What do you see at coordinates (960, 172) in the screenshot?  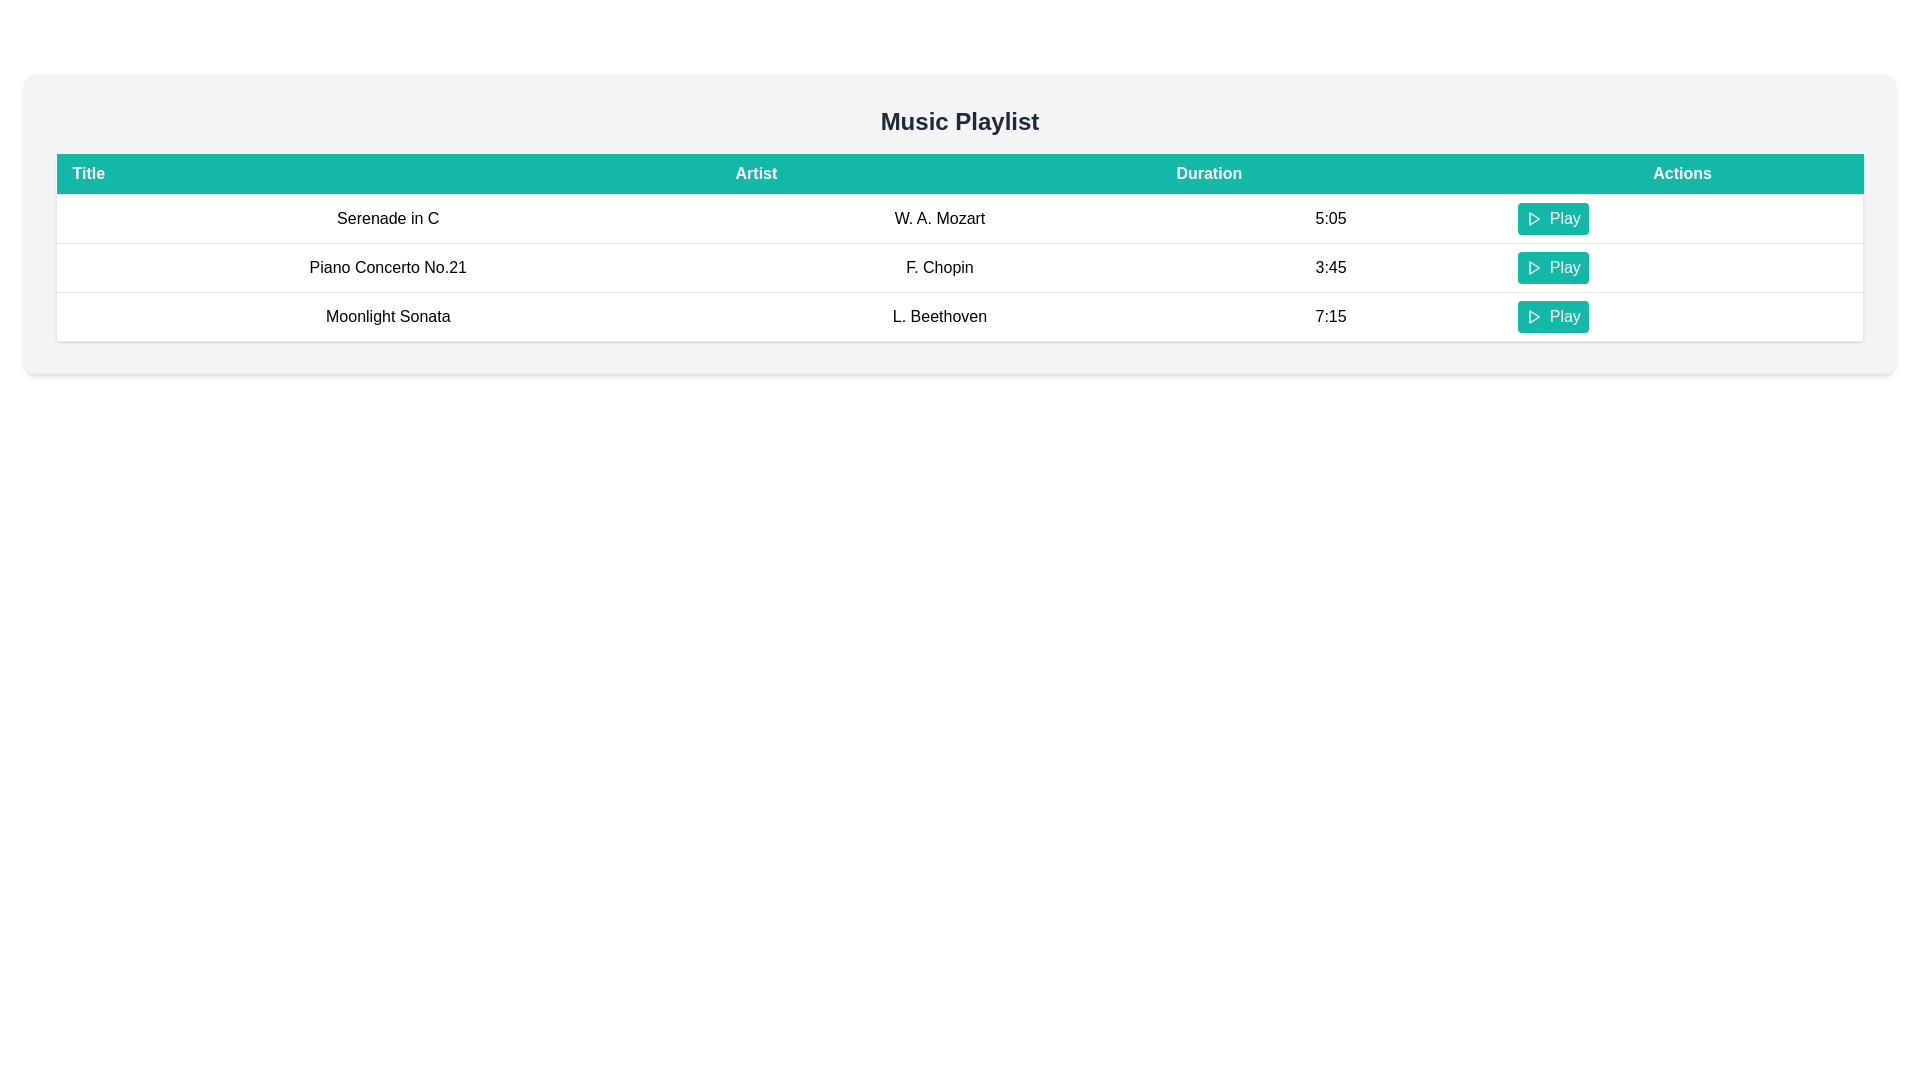 I see `the header row of the table which includes the labels 'Title', 'Artist', 'Duration', and 'Actions' to understand the column details` at bounding box center [960, 172].